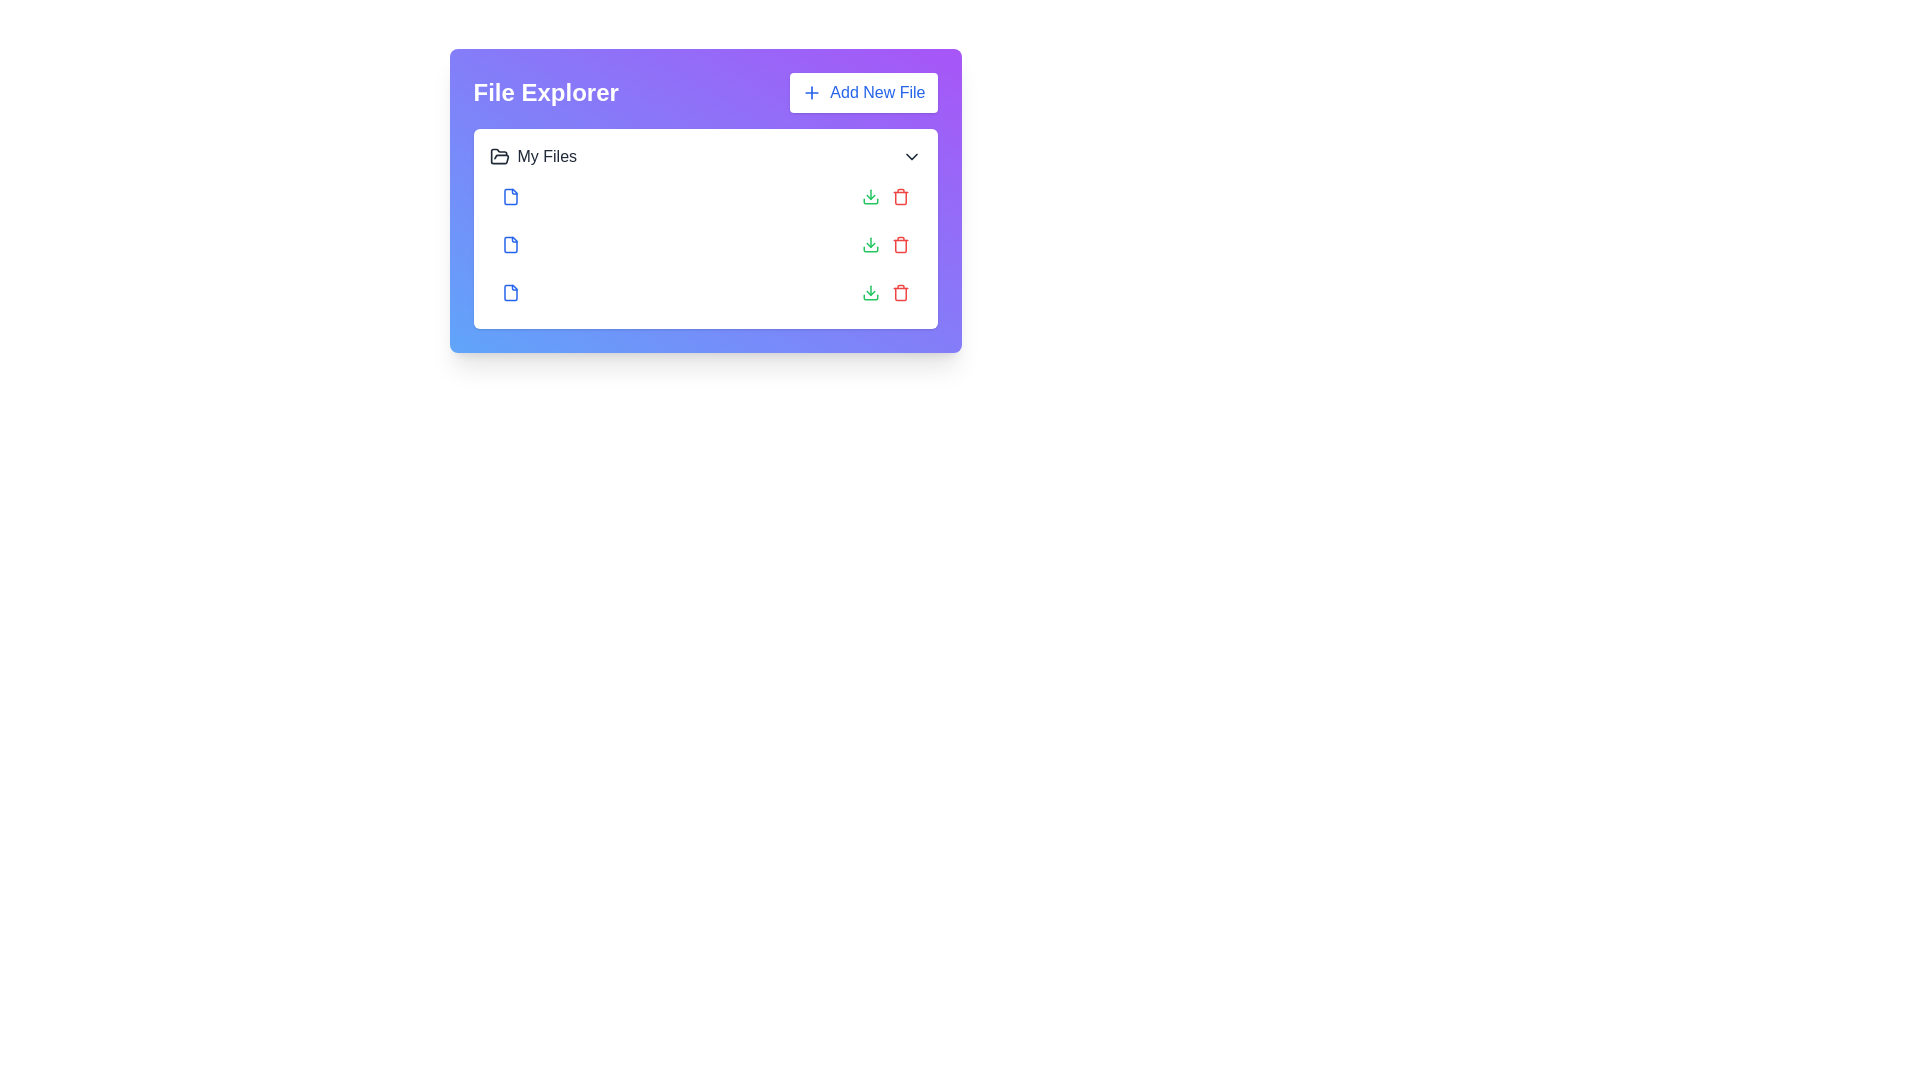 The height and width of the screenshot is (1080, 1920). Describe the element at coordinates (899, 198) in the screenshot. I see `the Trash Bin icon located in the 'My Files' section` at that location.